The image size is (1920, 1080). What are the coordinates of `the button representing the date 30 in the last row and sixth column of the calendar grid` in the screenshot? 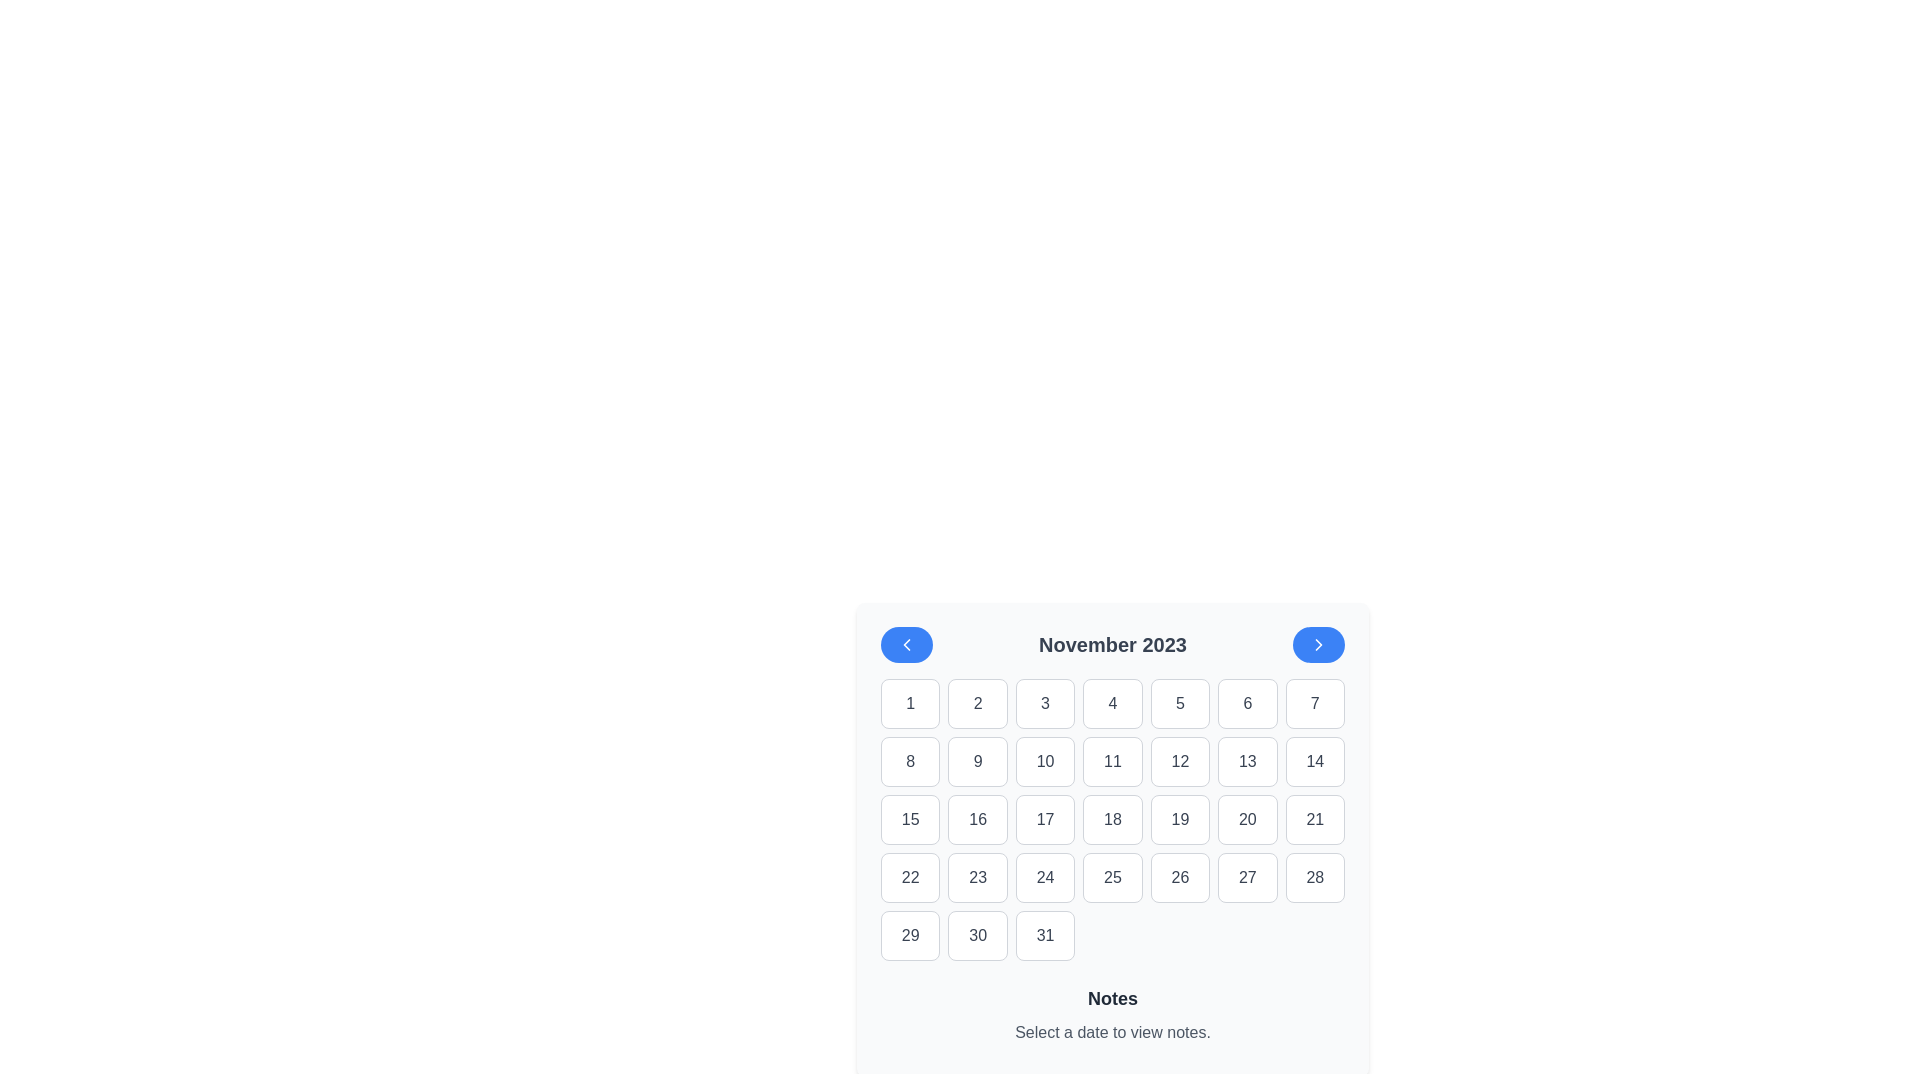 It's located at (978, 936).